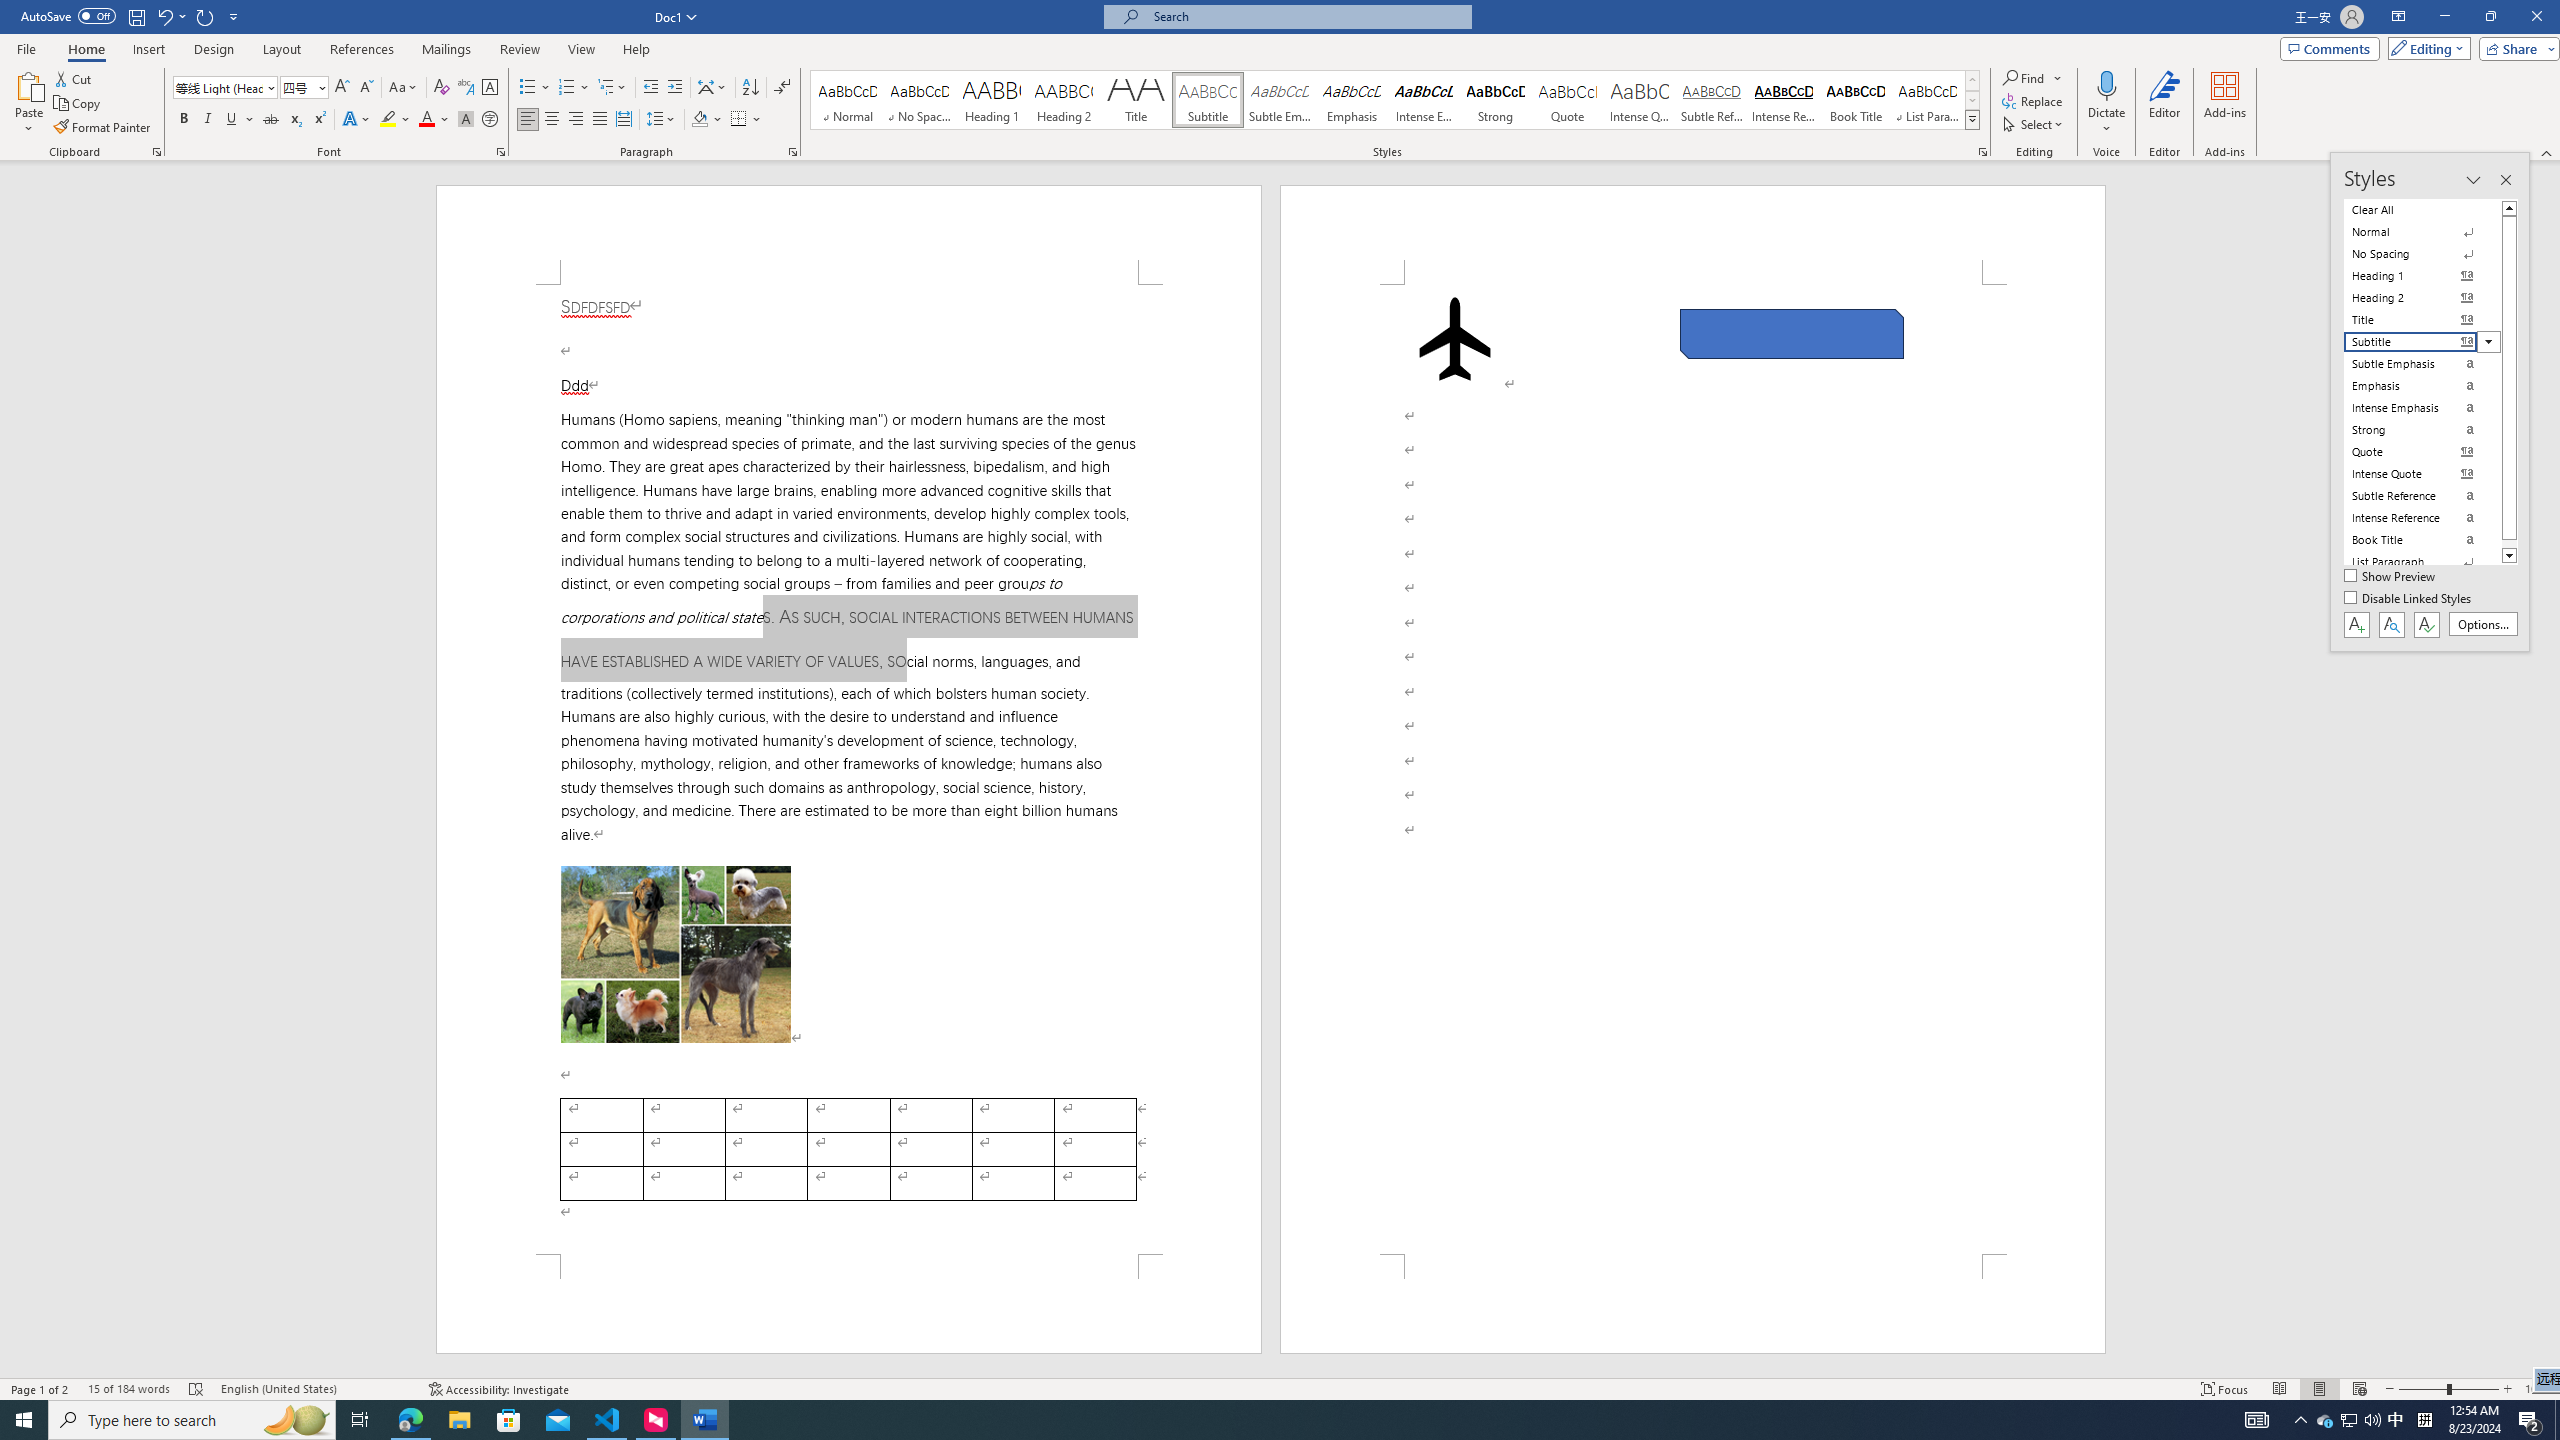  I want to click on 'Asian Layout', so click(712, 87).